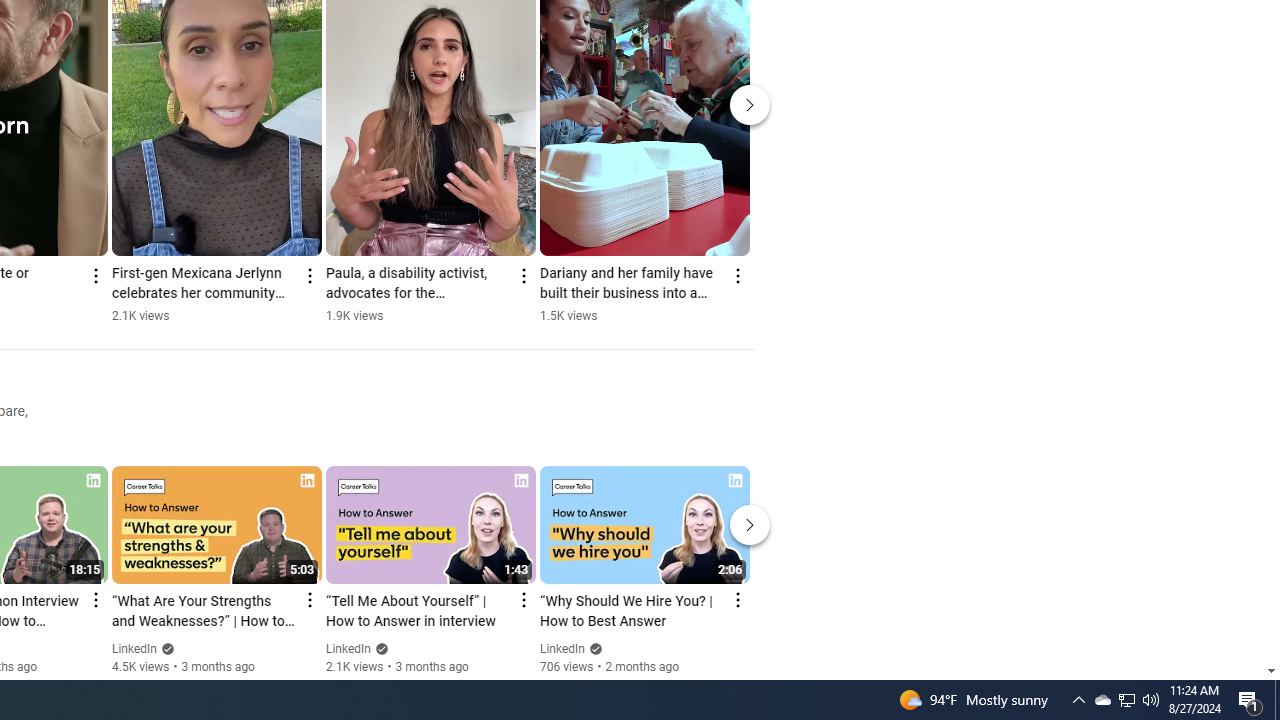 The height and width of the screenshot is (720, 1280). I want to click on 'Action menu', so click(736, 599).